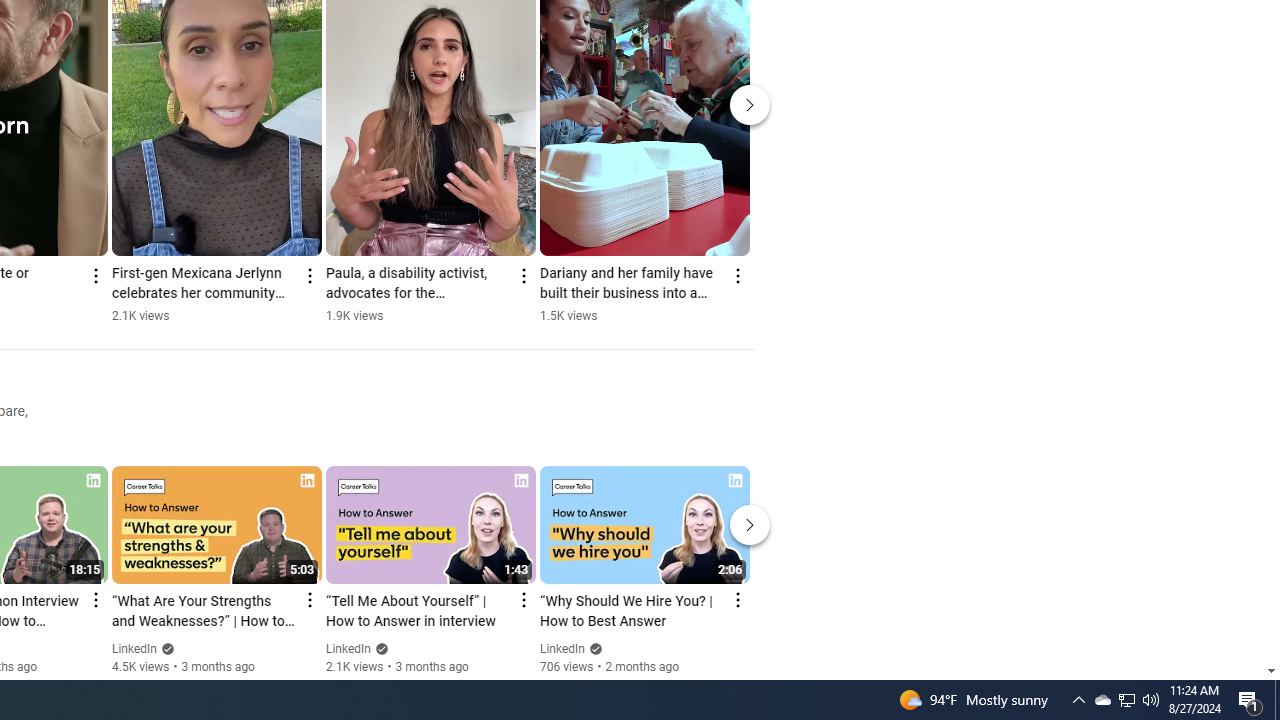 The height and width of the screenshot is (720, 1280). I want to click on 'Action menu', so click(736, 599).